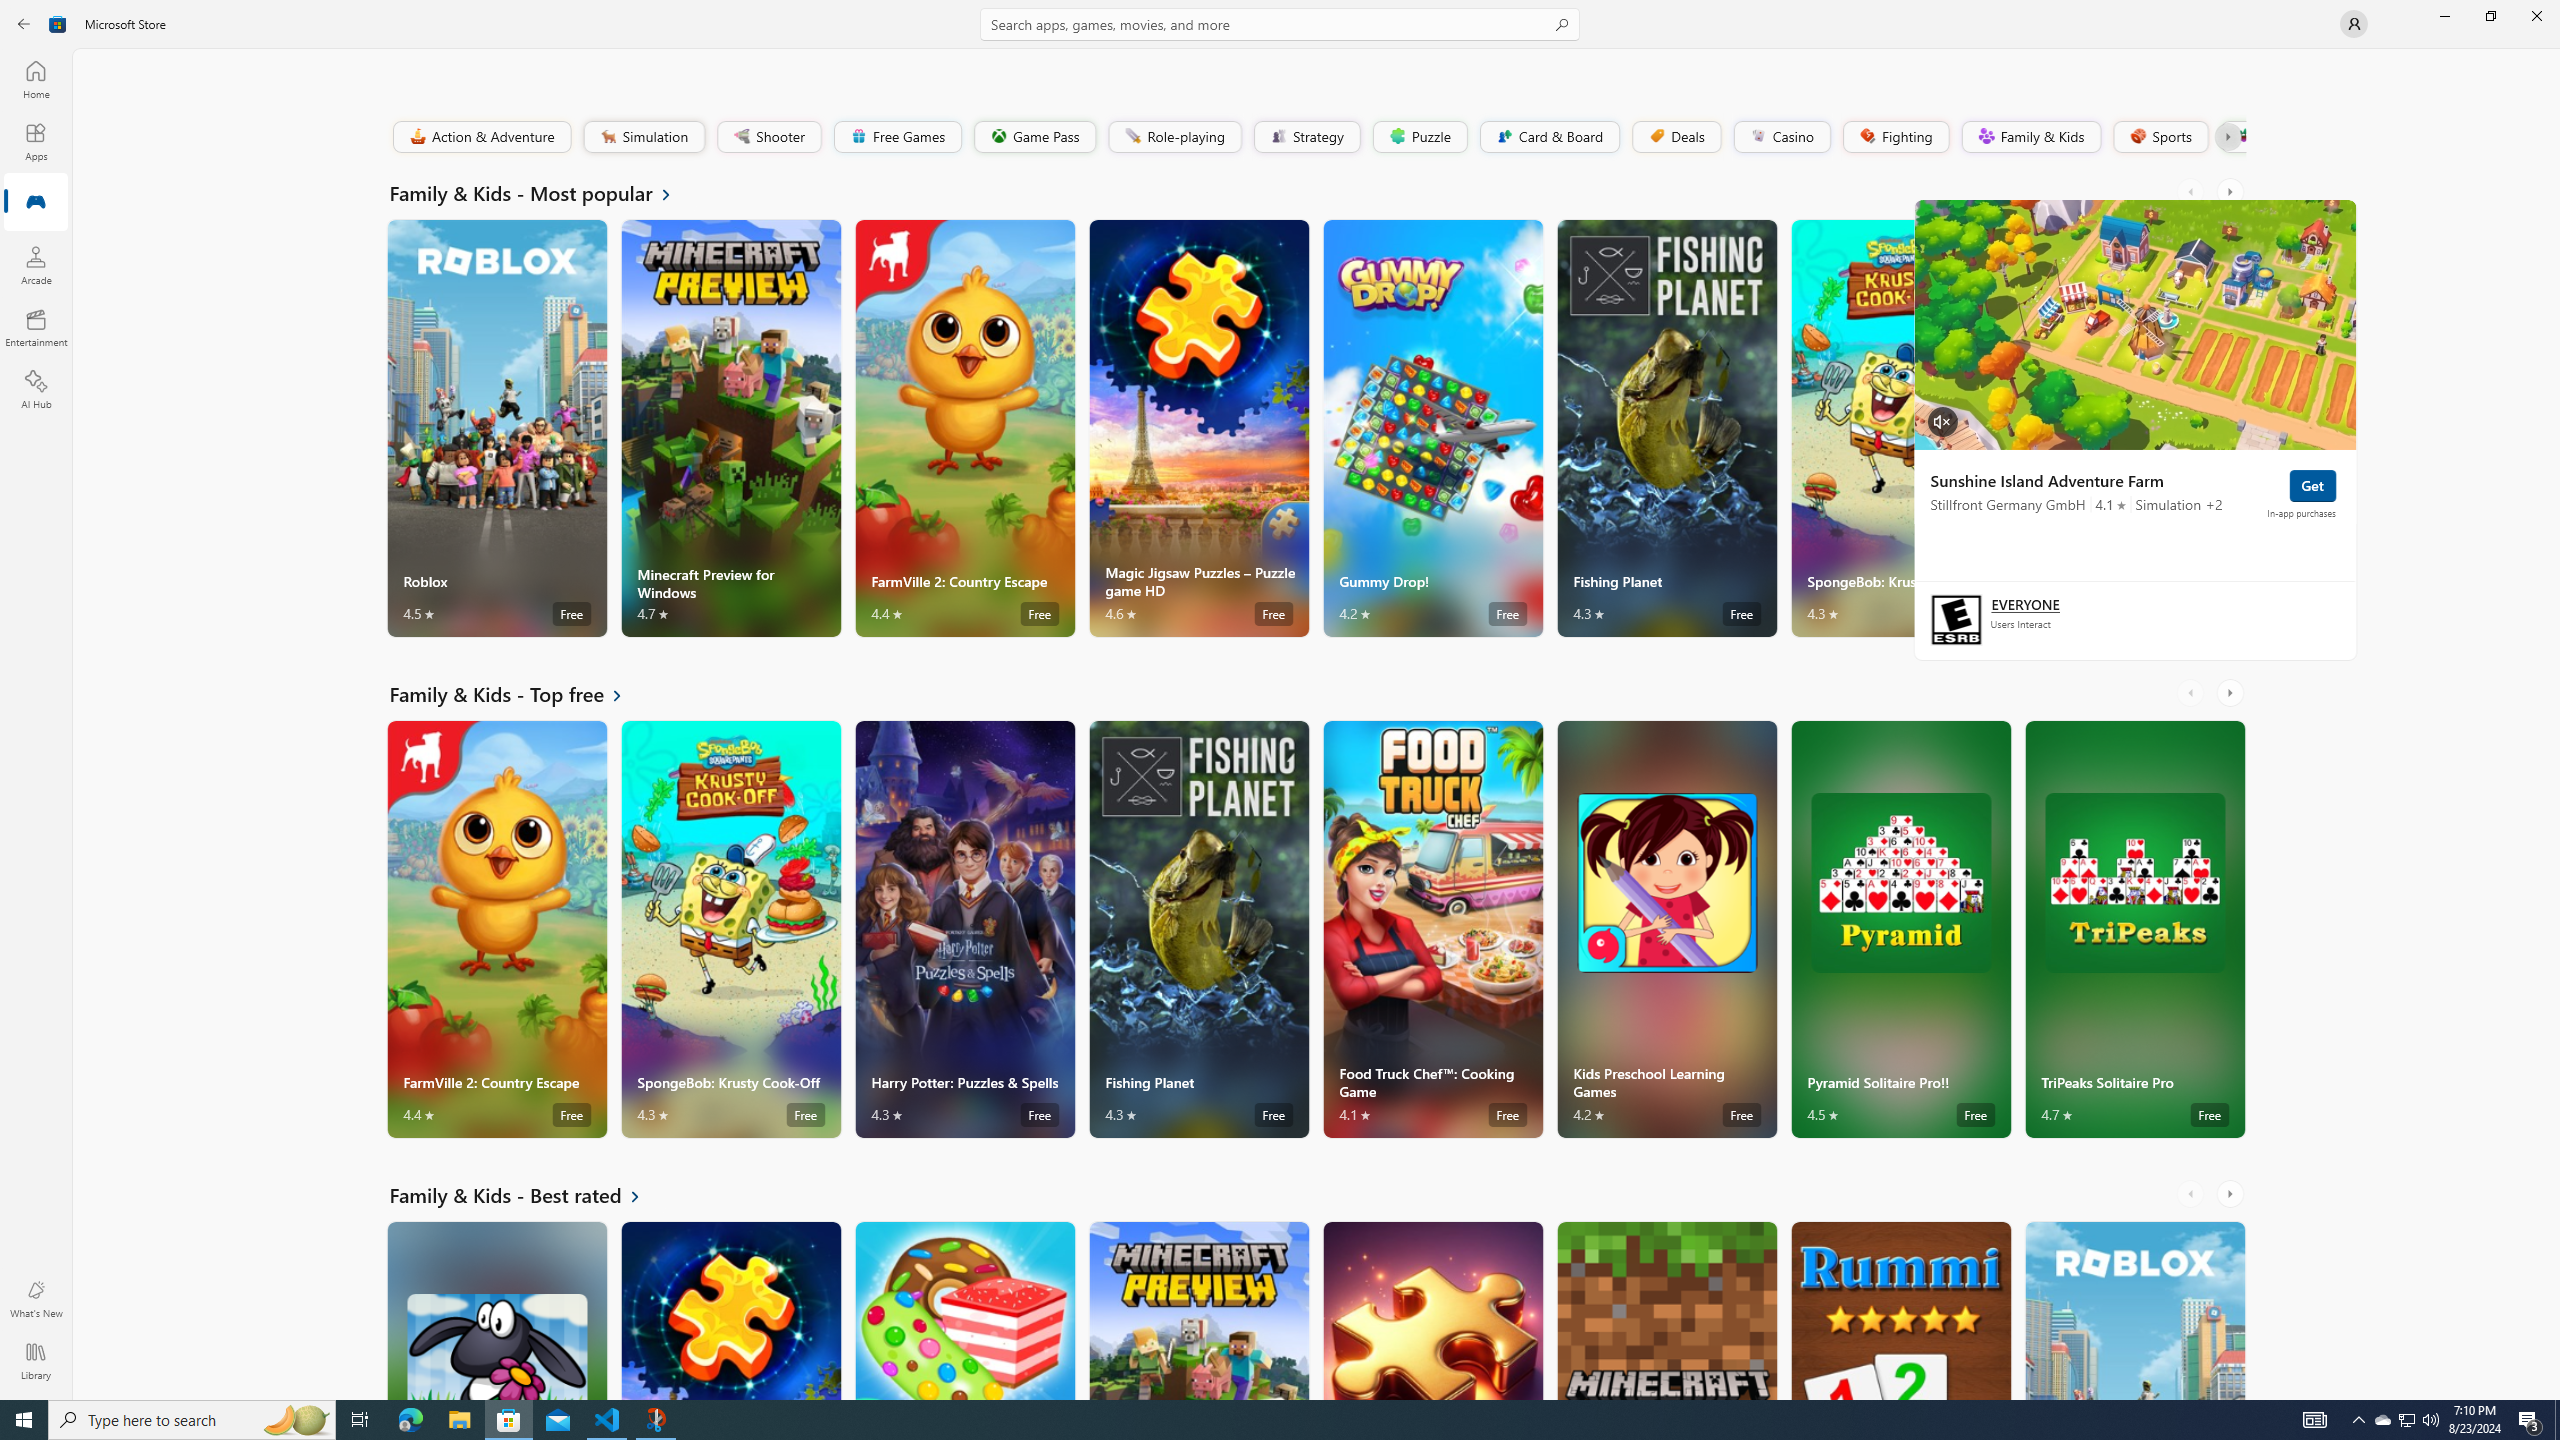  Describe the element at coordinates (34, 264) in the screenshot. I see `'Arcade'` at that location.